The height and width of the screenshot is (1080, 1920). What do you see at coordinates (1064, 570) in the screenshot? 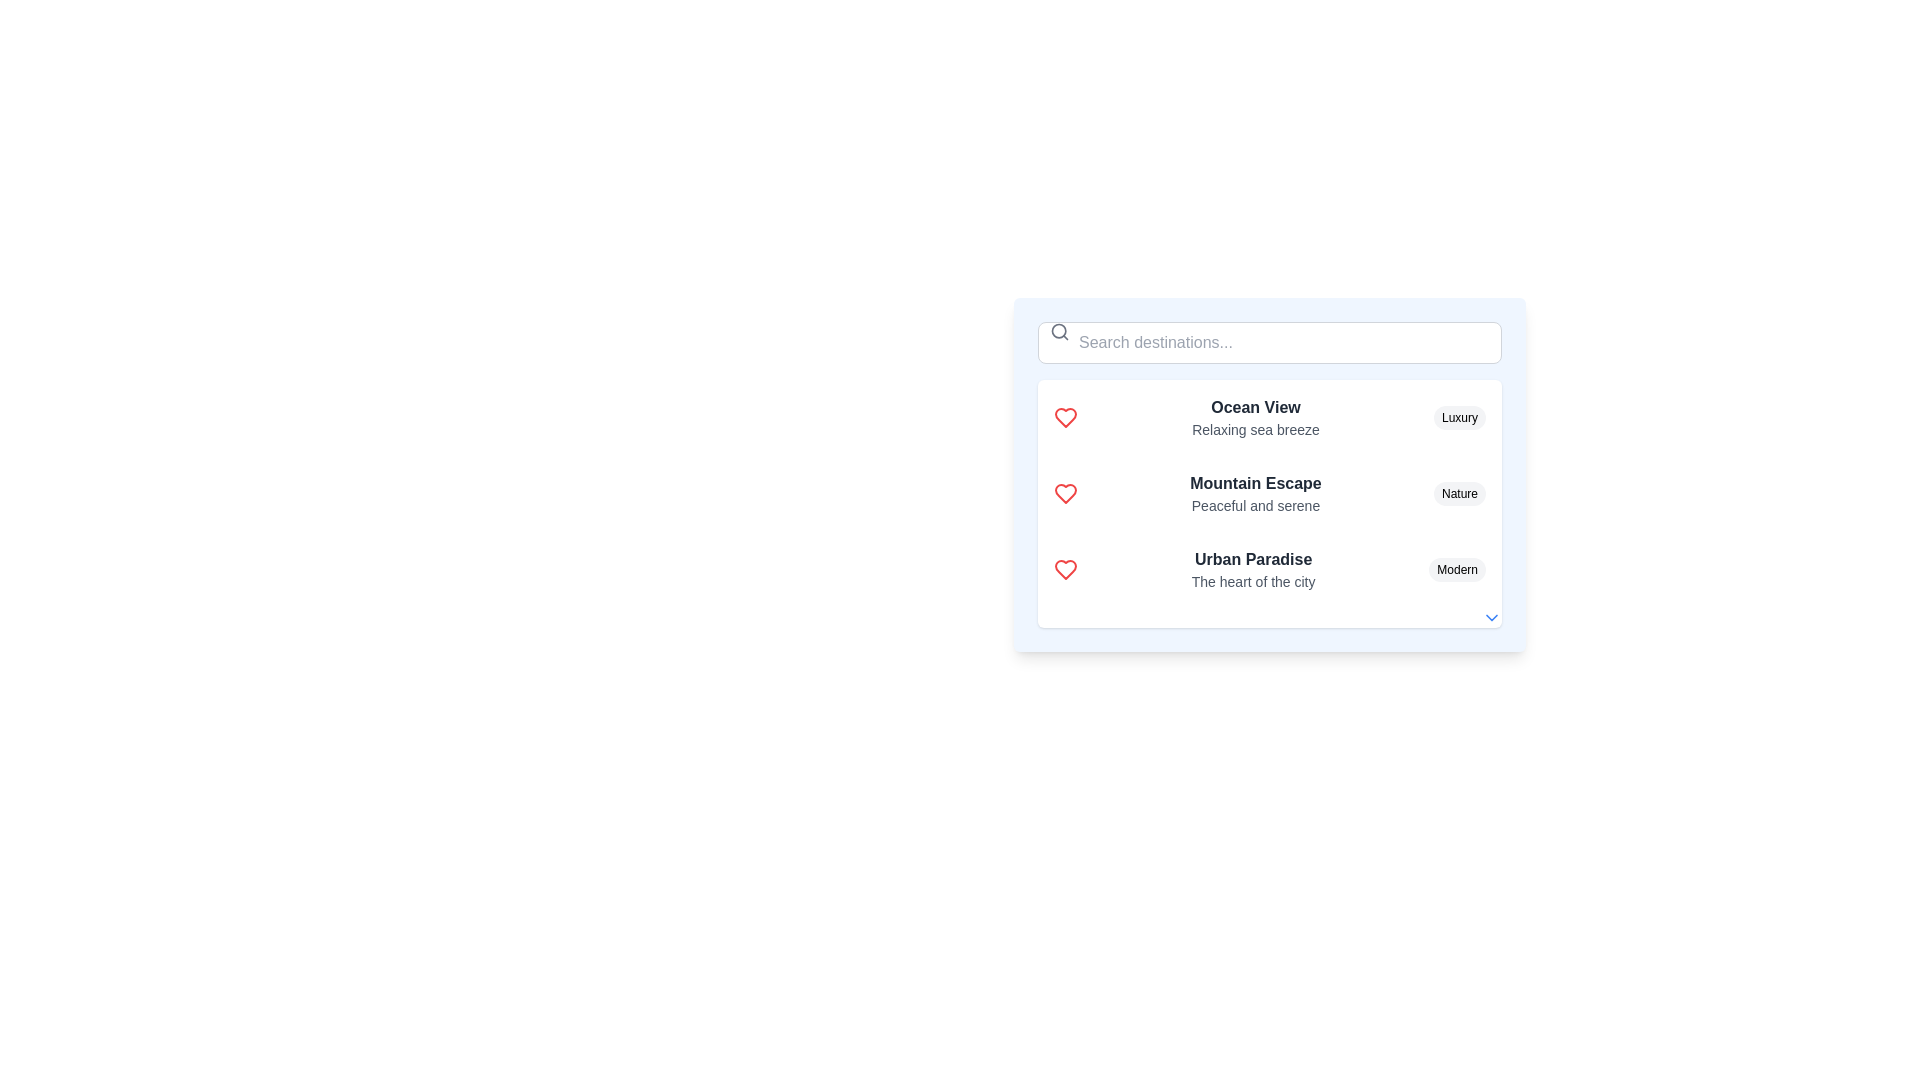
I see `the heart icon located to the left of the 'Urban Paradise' text to mark it as a favorite` at bounding box center [1064, 570].